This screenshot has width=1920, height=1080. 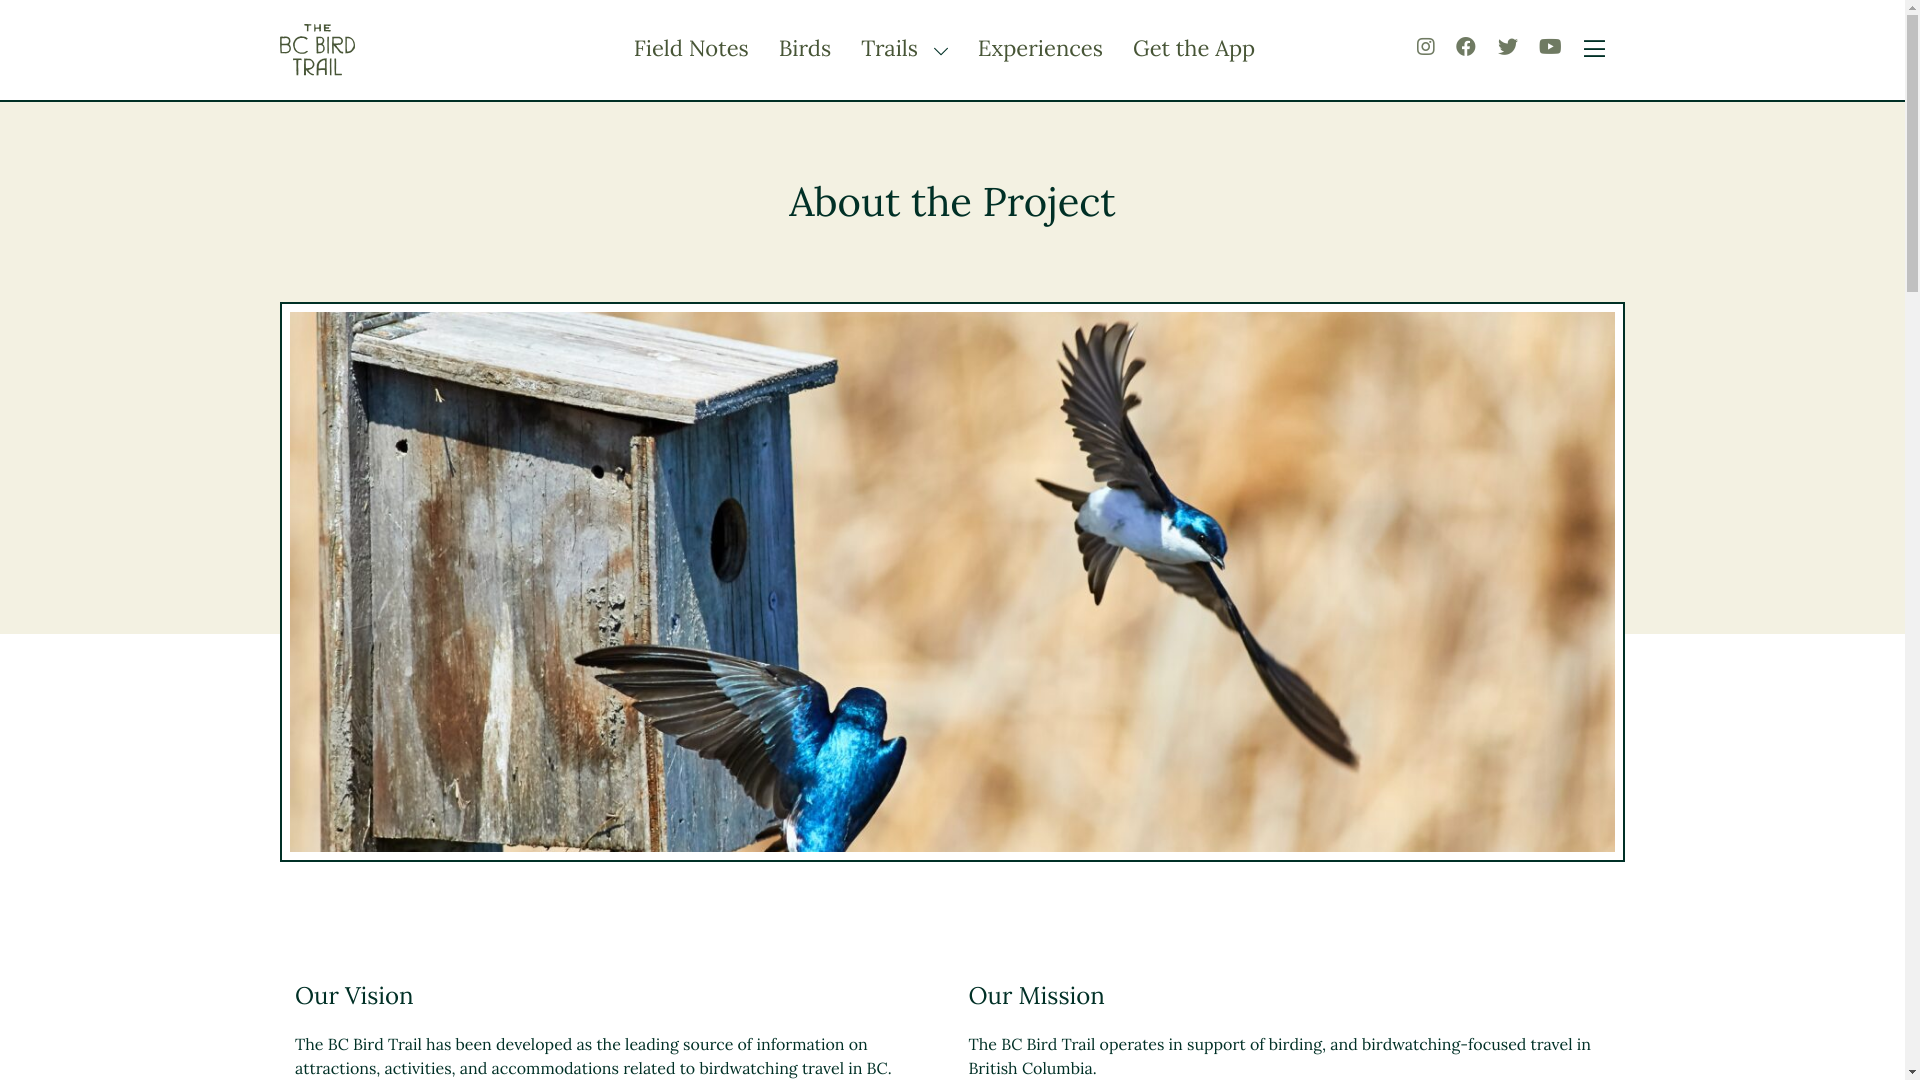 I want to click on 'TOGGLE DROPDOWN', so click(x=935, y=49).